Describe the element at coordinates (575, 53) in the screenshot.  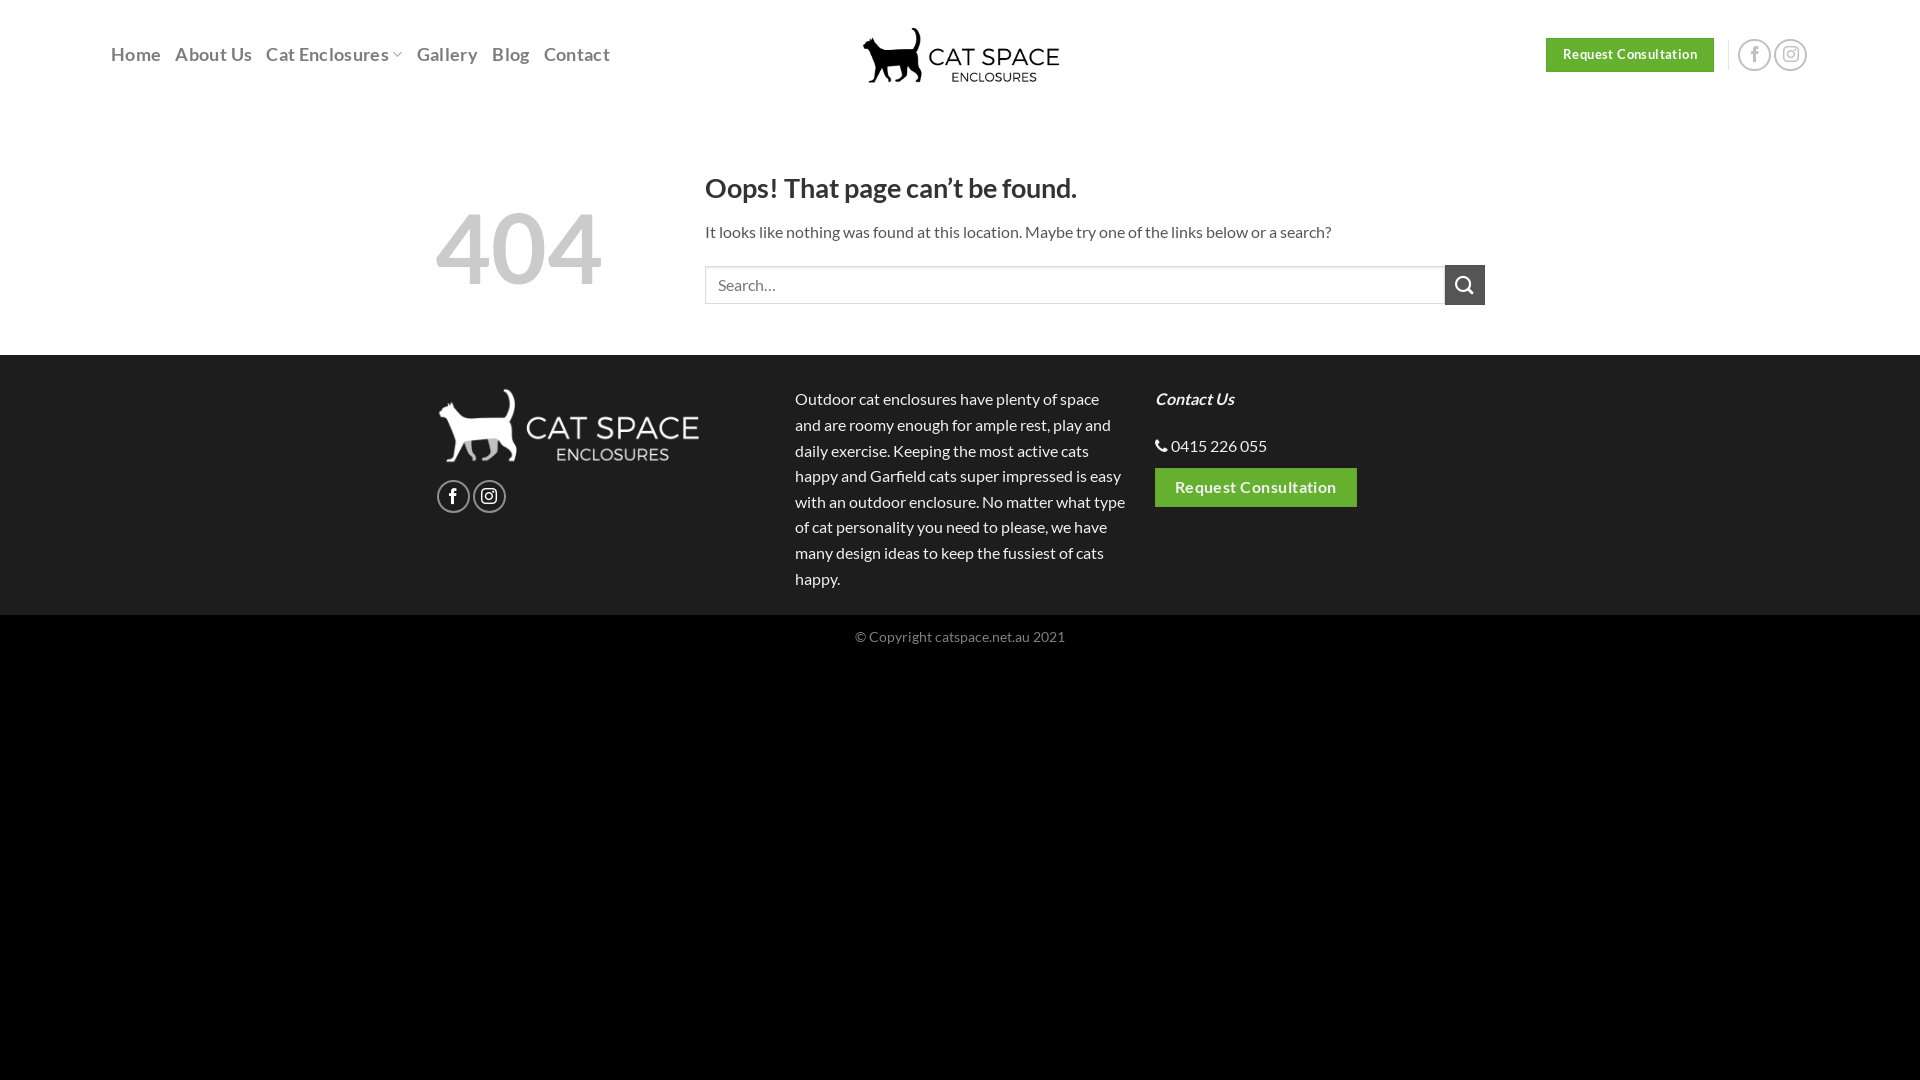
I see `'Contact'` at that location.